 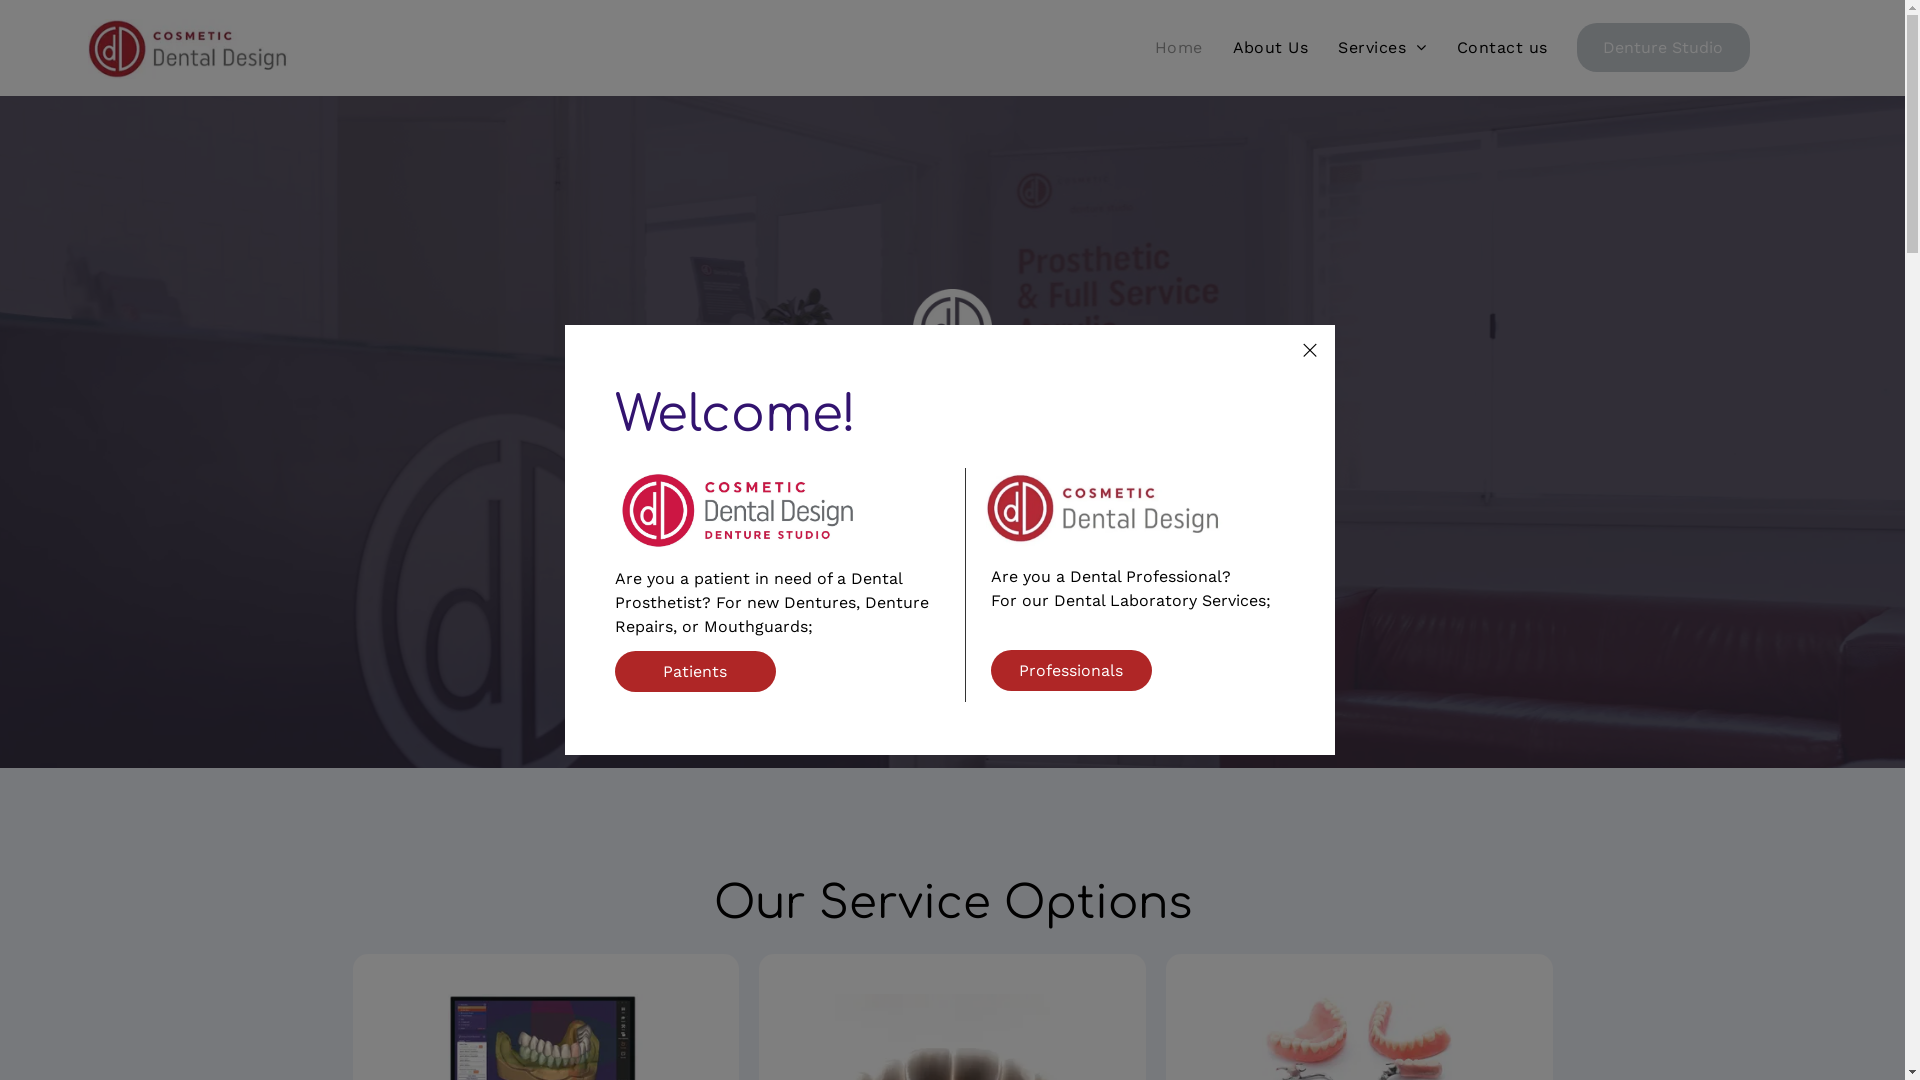 What do you see at coordinates (1179, 46) in the screenshot?
I see `'Home'` at bounding box center [1179, 46].